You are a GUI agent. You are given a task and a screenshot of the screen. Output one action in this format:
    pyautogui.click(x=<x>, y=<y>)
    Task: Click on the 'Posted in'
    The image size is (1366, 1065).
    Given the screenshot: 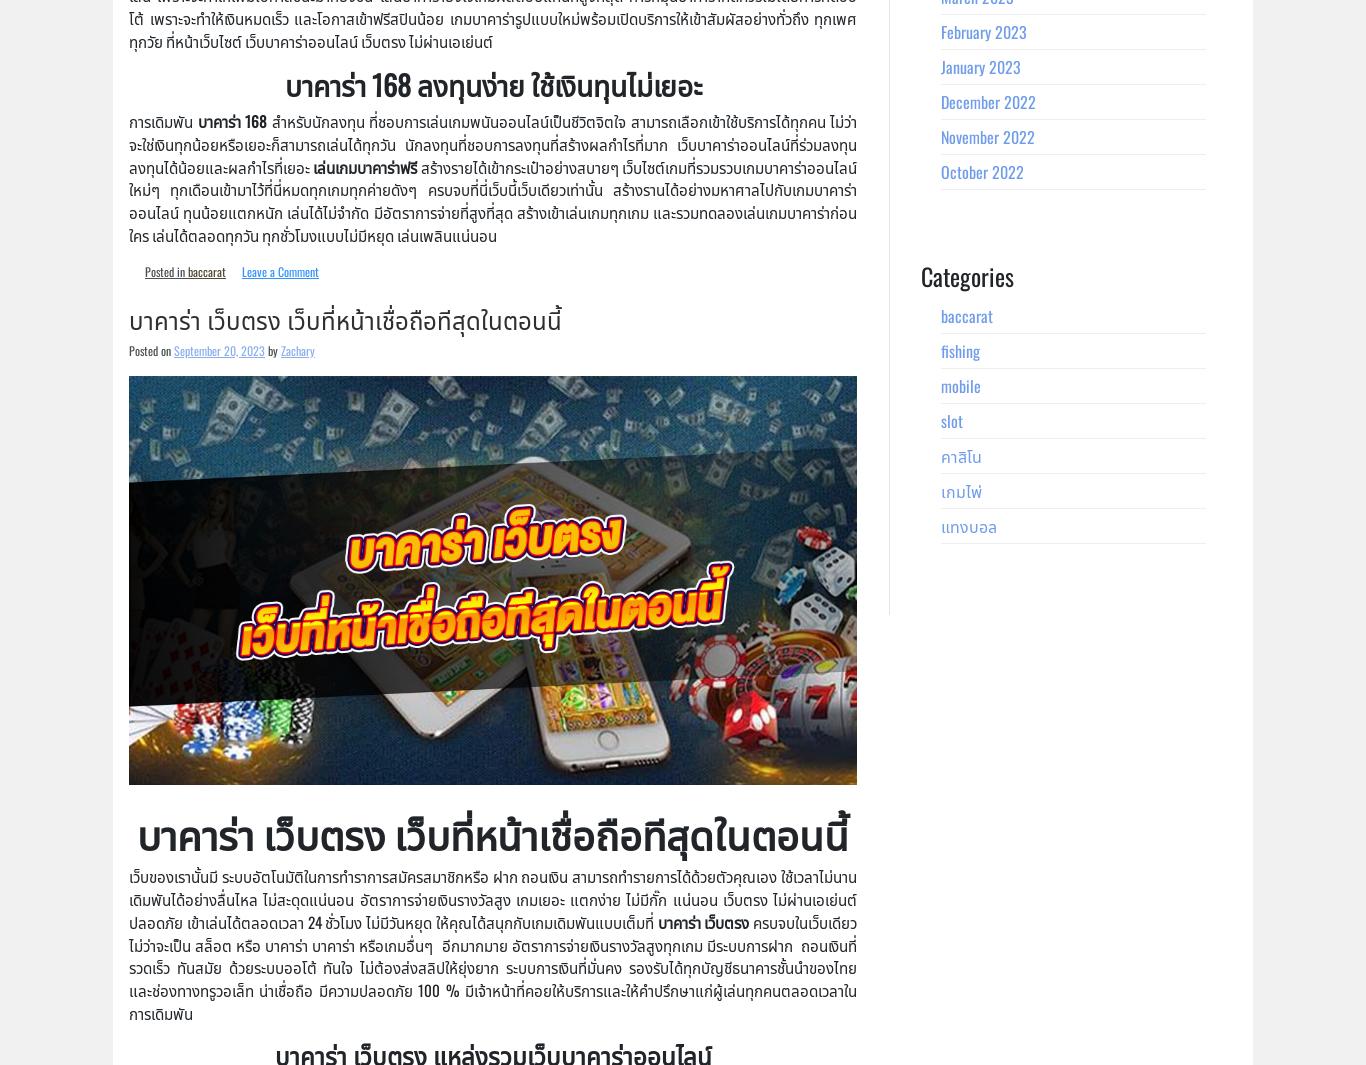 What is the action you would take?
    pyautogui.click(x=165, y=269)
    